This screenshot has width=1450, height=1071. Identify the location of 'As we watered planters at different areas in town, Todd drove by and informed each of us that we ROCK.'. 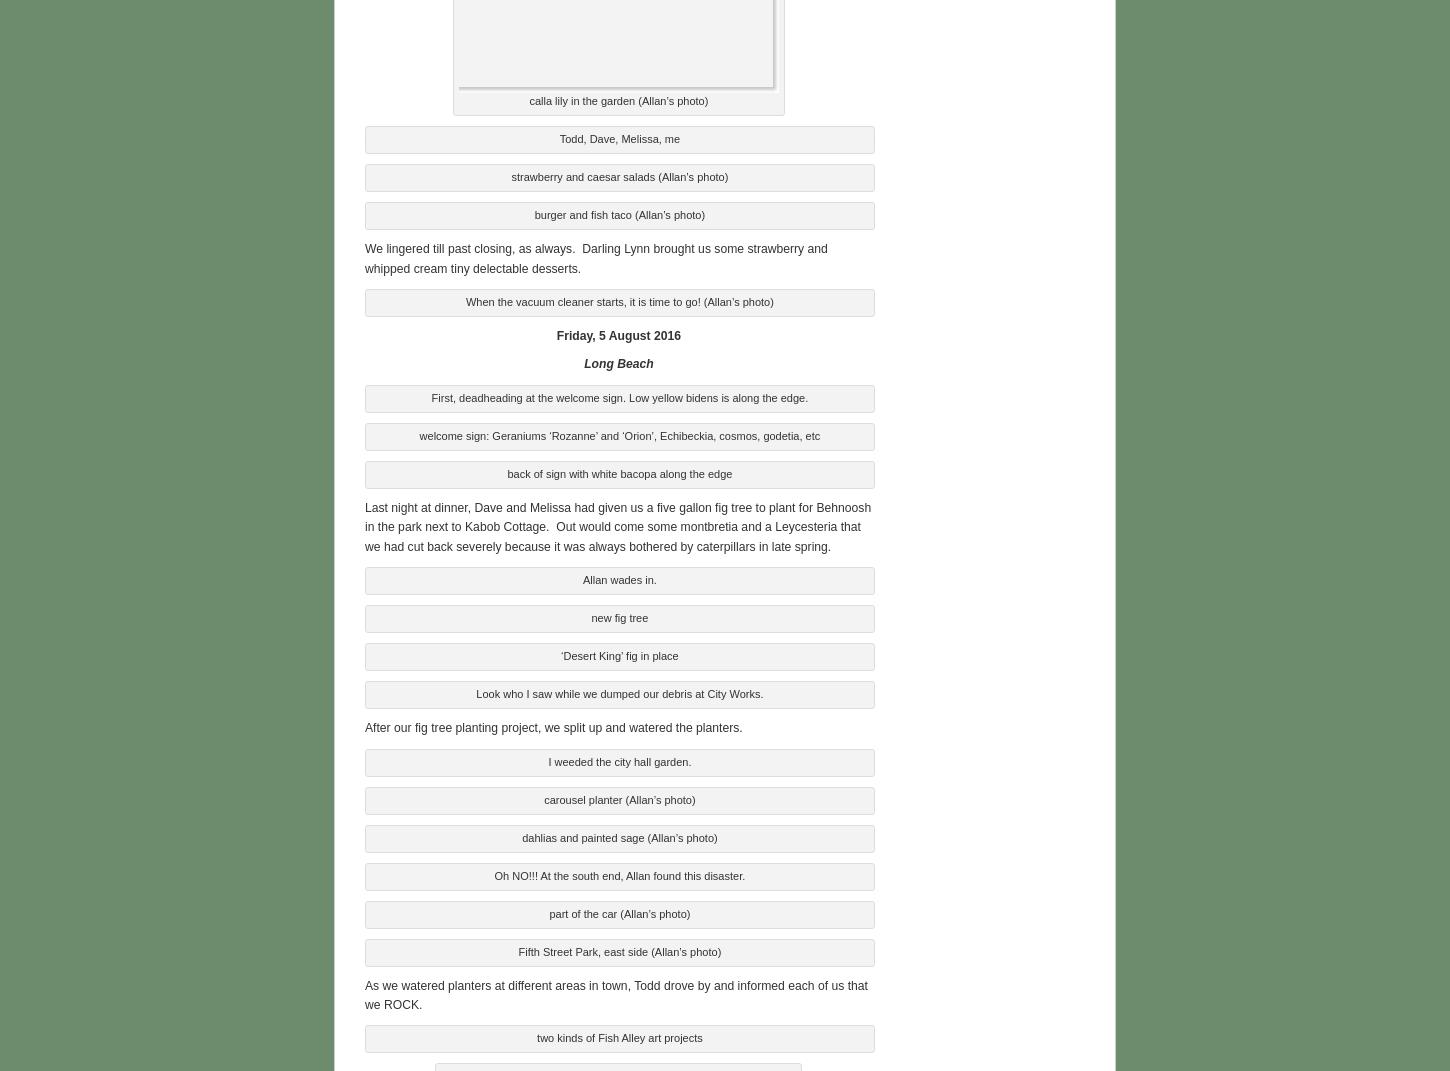
(614, 992).